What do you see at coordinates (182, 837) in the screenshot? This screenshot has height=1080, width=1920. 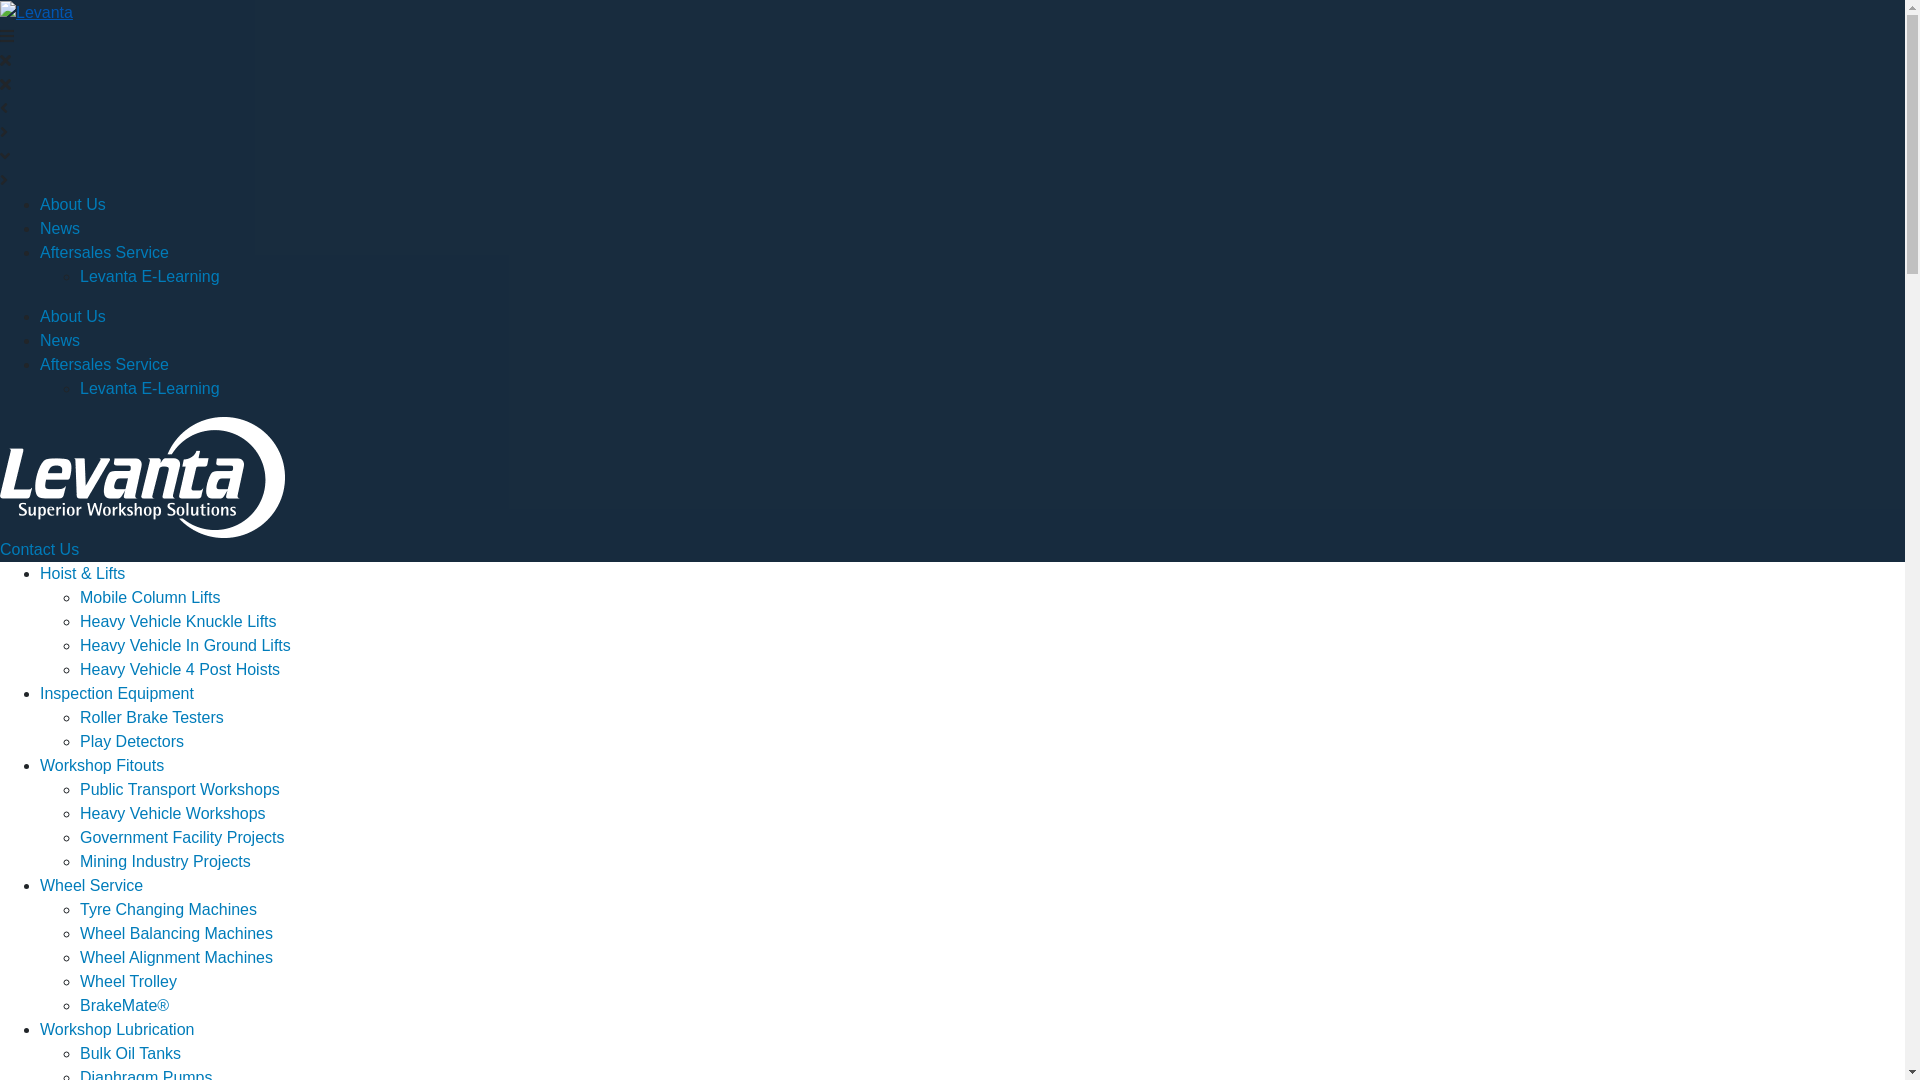 I see `'Government Facility Projects'` at bounding box center [182, 837].